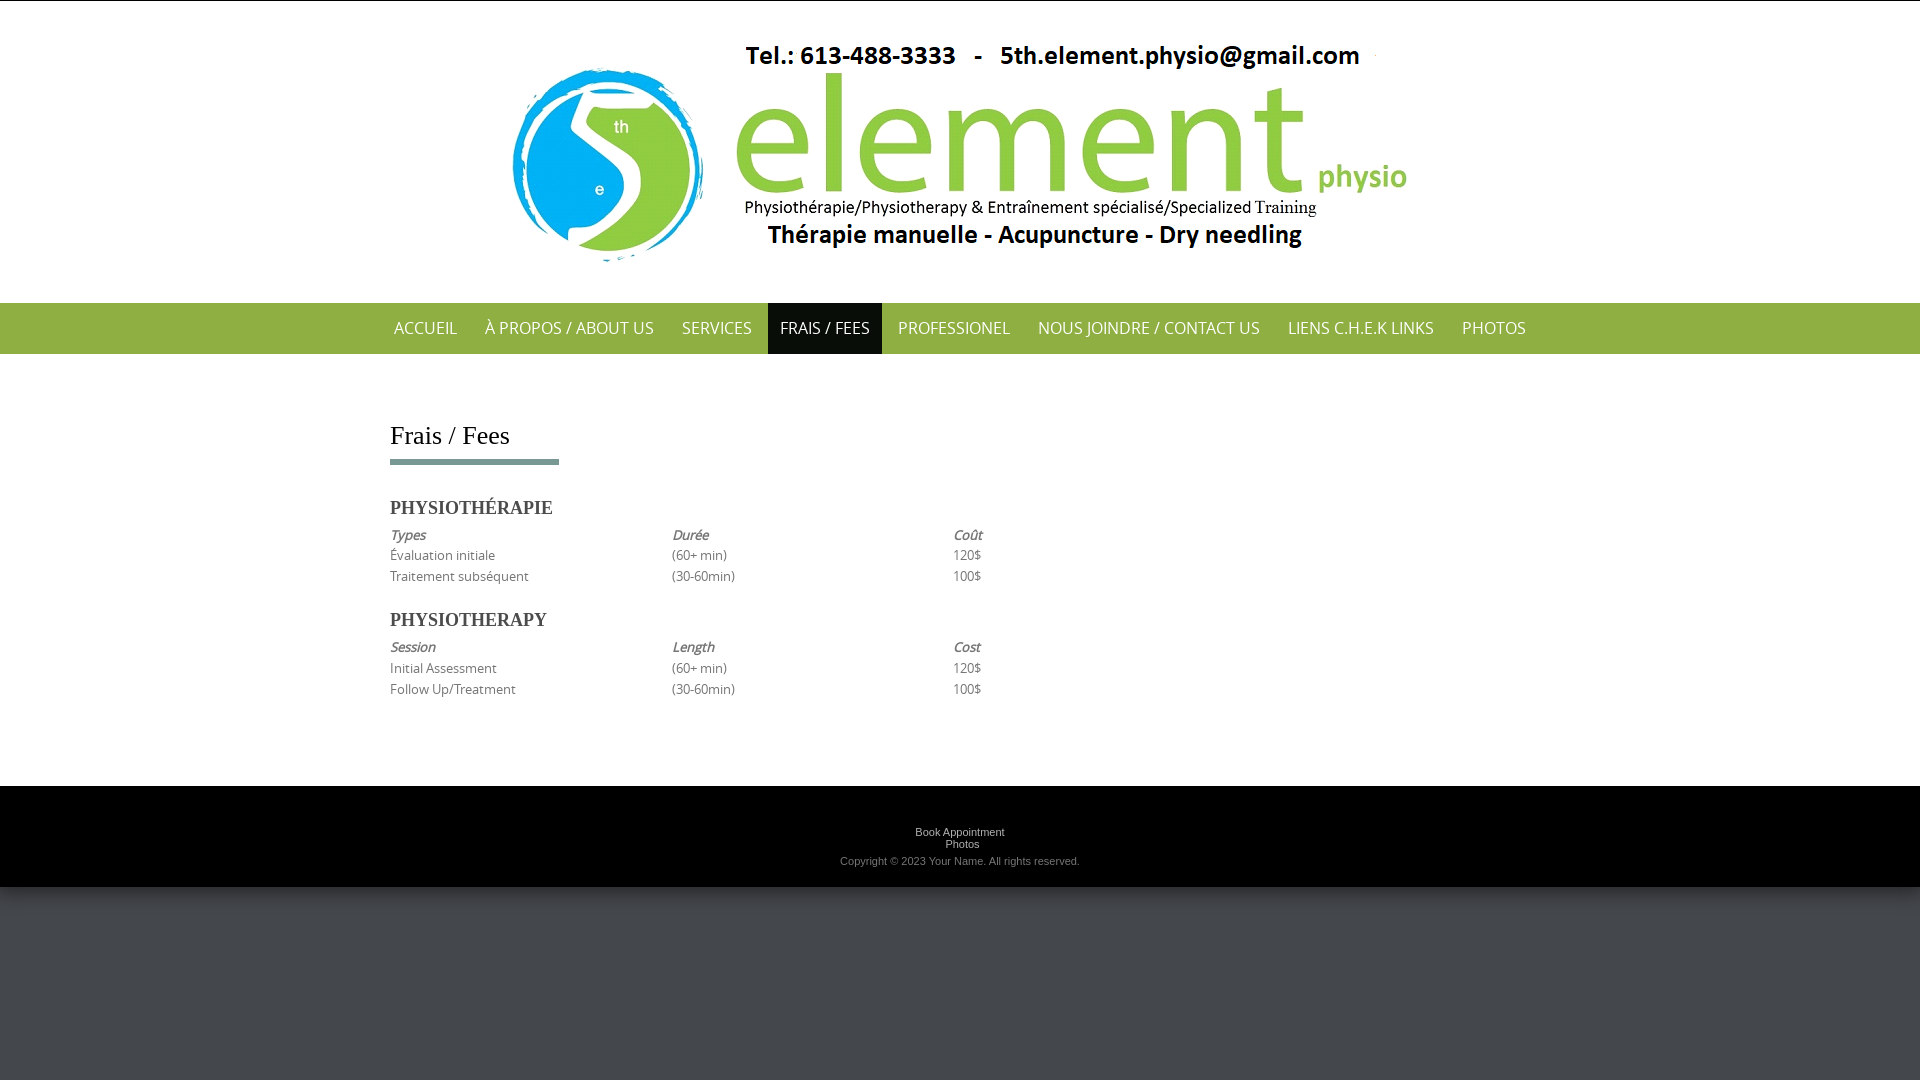  Describe the element at coordinates (767, 327) in the screenshot. I see `'FRAIS / FEES'` at that location.